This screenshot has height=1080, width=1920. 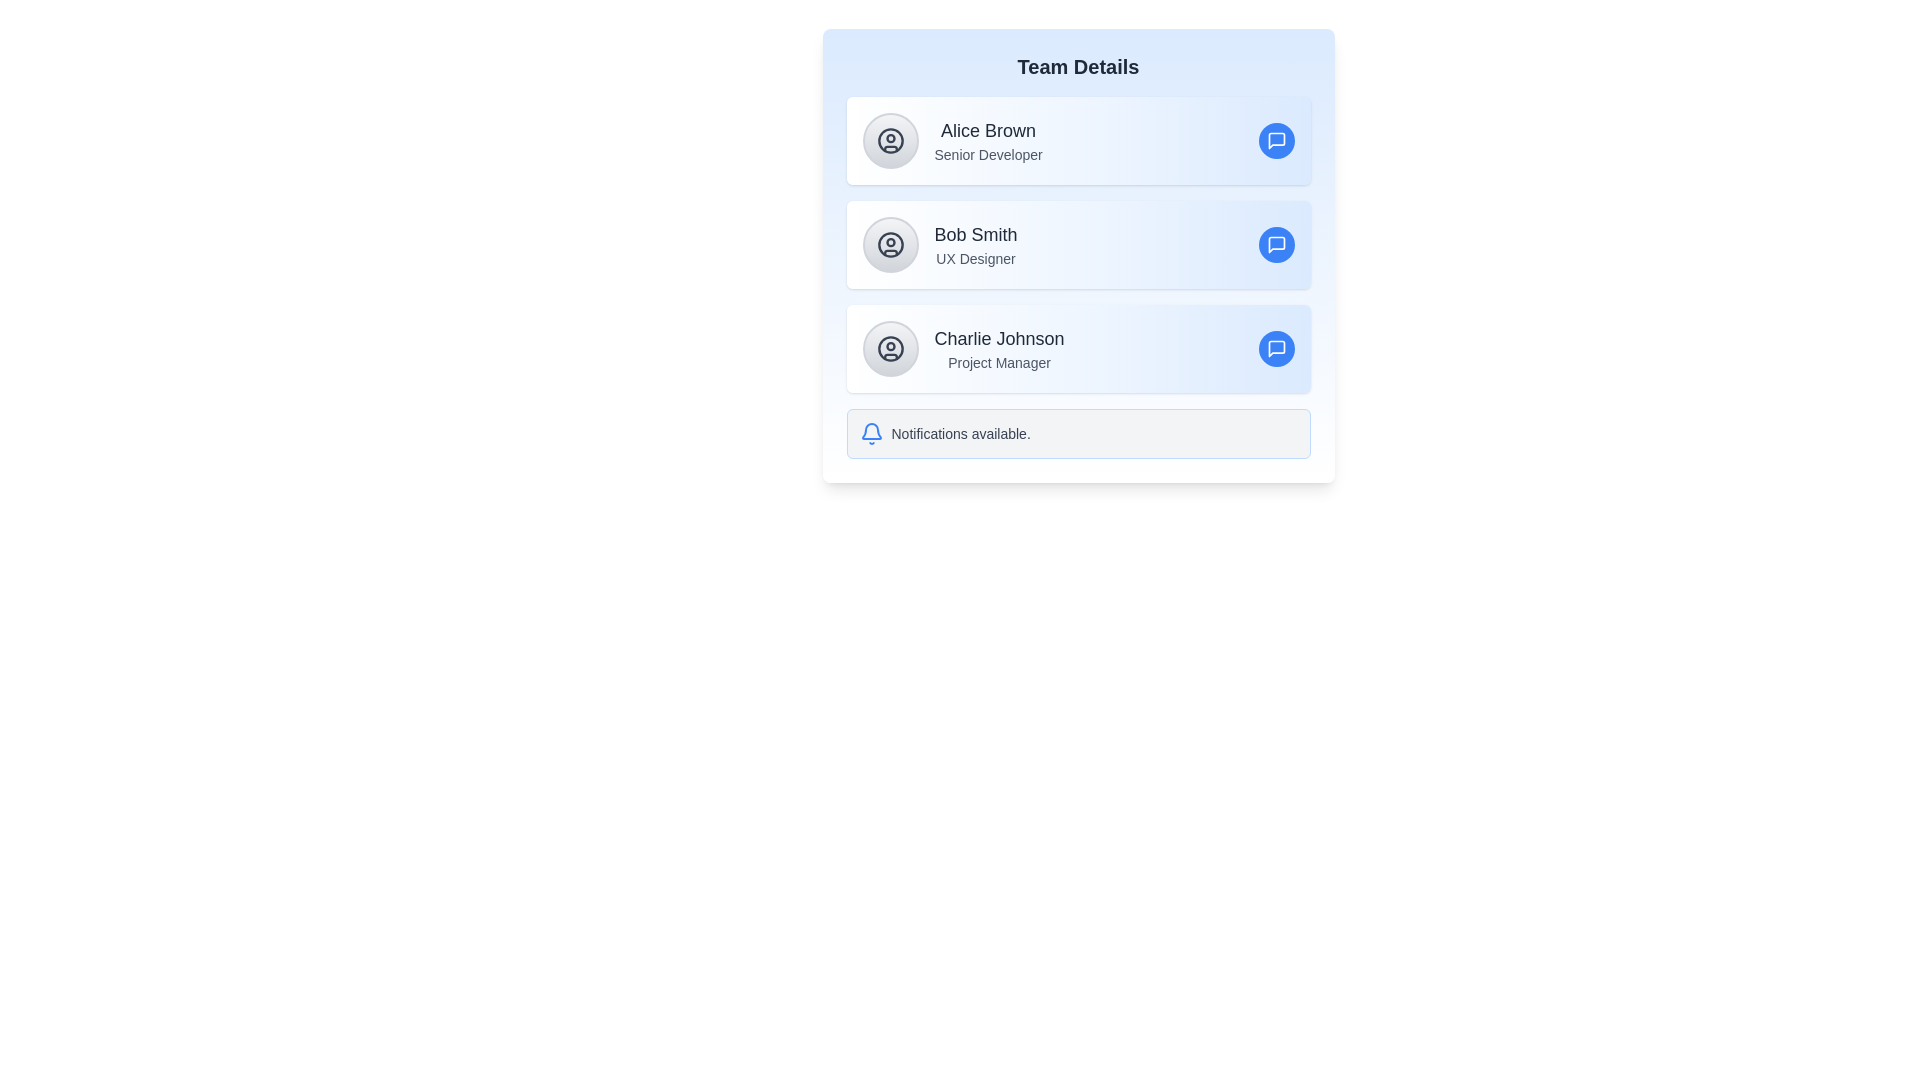 I want to click on the text label reading 'Project Manager' which is styled in a smaller font size and lighter gray color, located beneath the bold 'Charlie Johnson' text in the third card component, so click(x=999, y=362).